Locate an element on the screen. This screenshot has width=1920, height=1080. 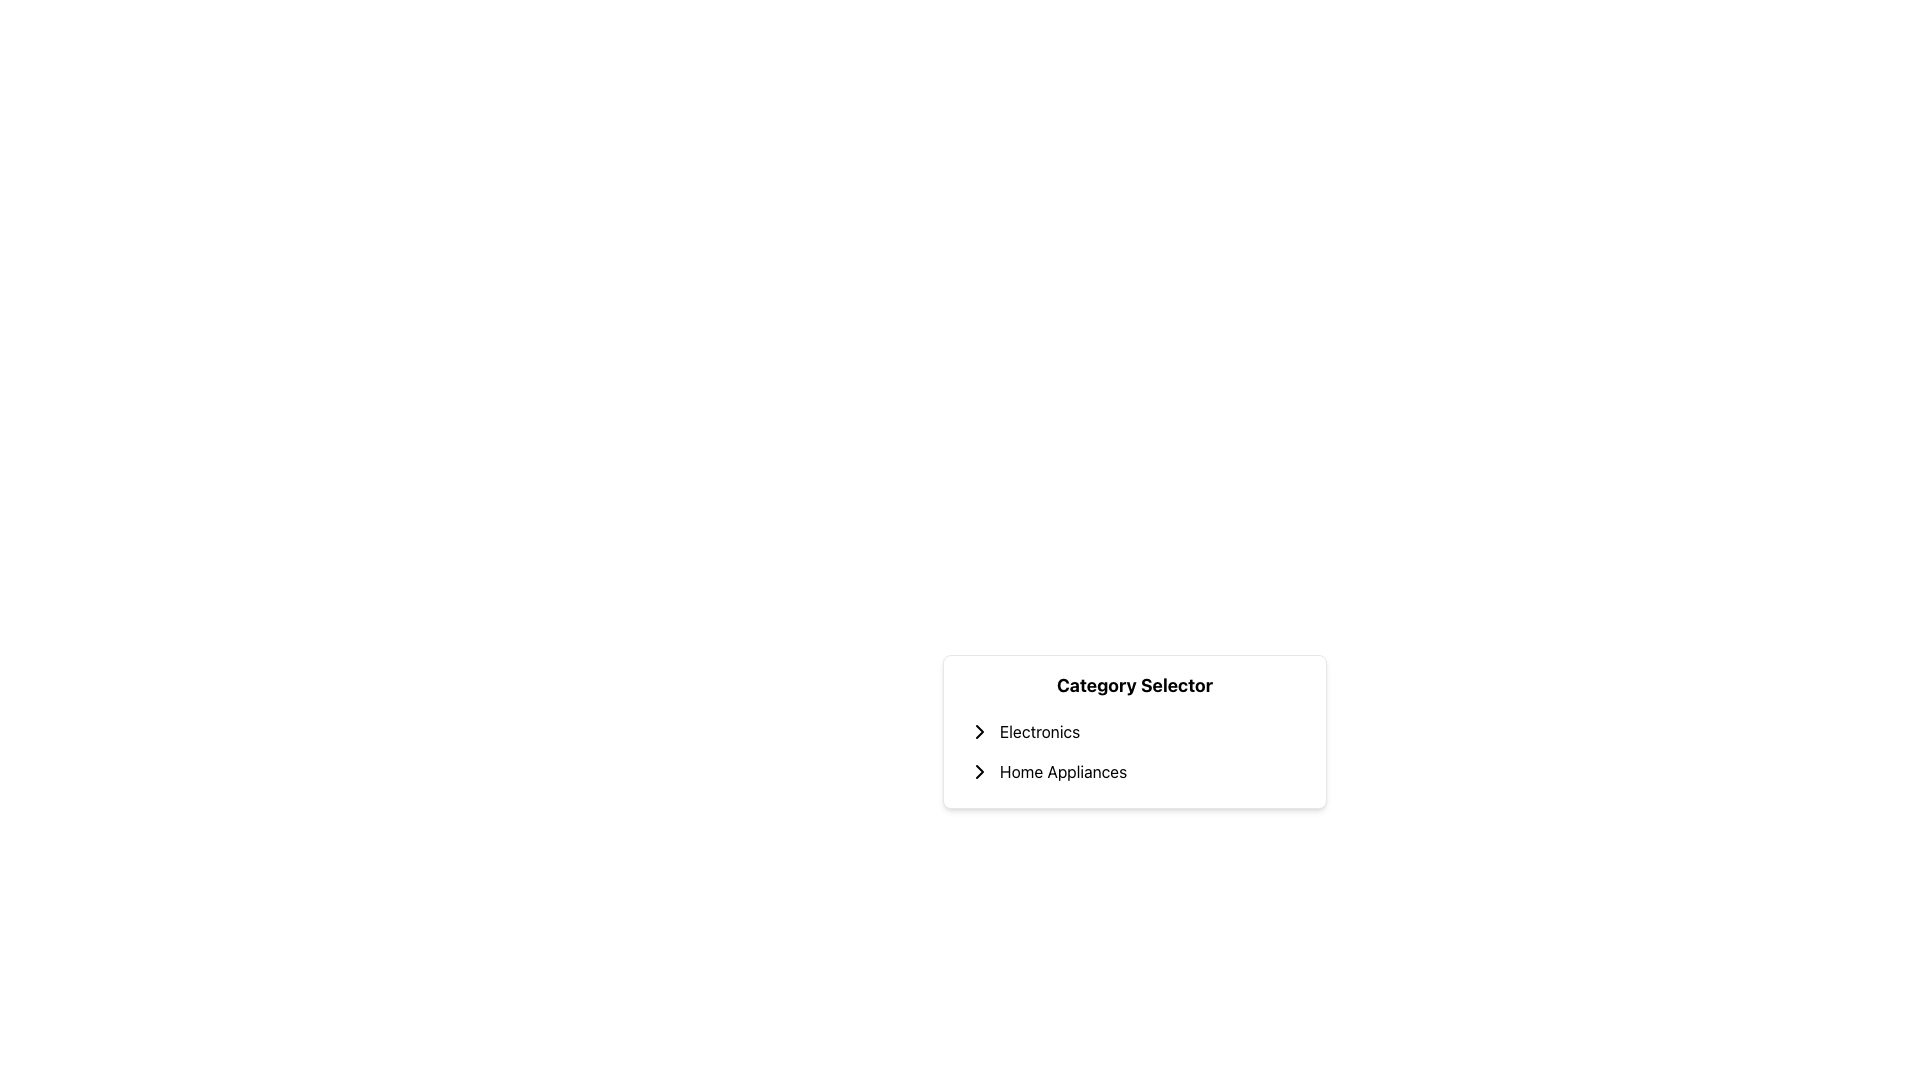
the triangular rightward arrow SVG icon located to the left of the 'Home Appliances' text in the 'Category Selector' to expand the subcategory is located at coordinates (979, 770).